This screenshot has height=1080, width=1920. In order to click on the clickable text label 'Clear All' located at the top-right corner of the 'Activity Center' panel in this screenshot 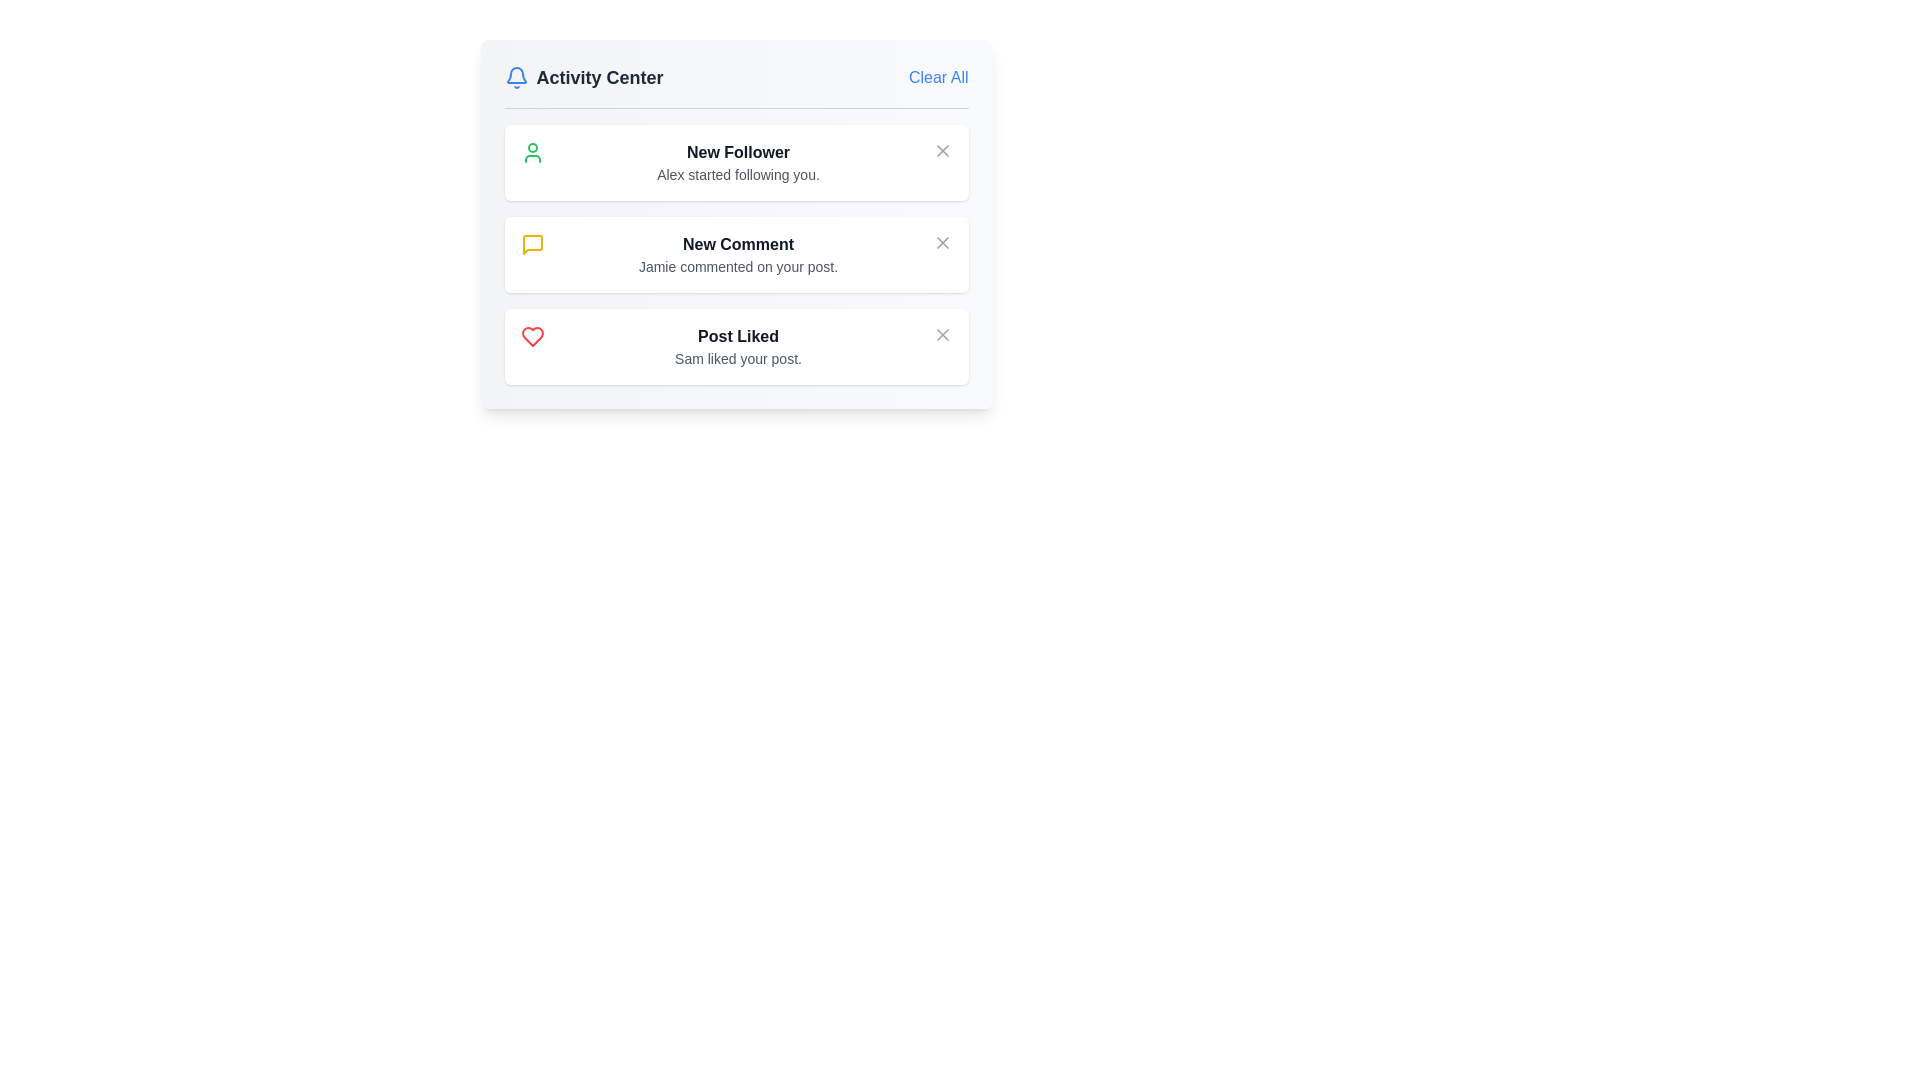, I will do `click(937, 76)`.